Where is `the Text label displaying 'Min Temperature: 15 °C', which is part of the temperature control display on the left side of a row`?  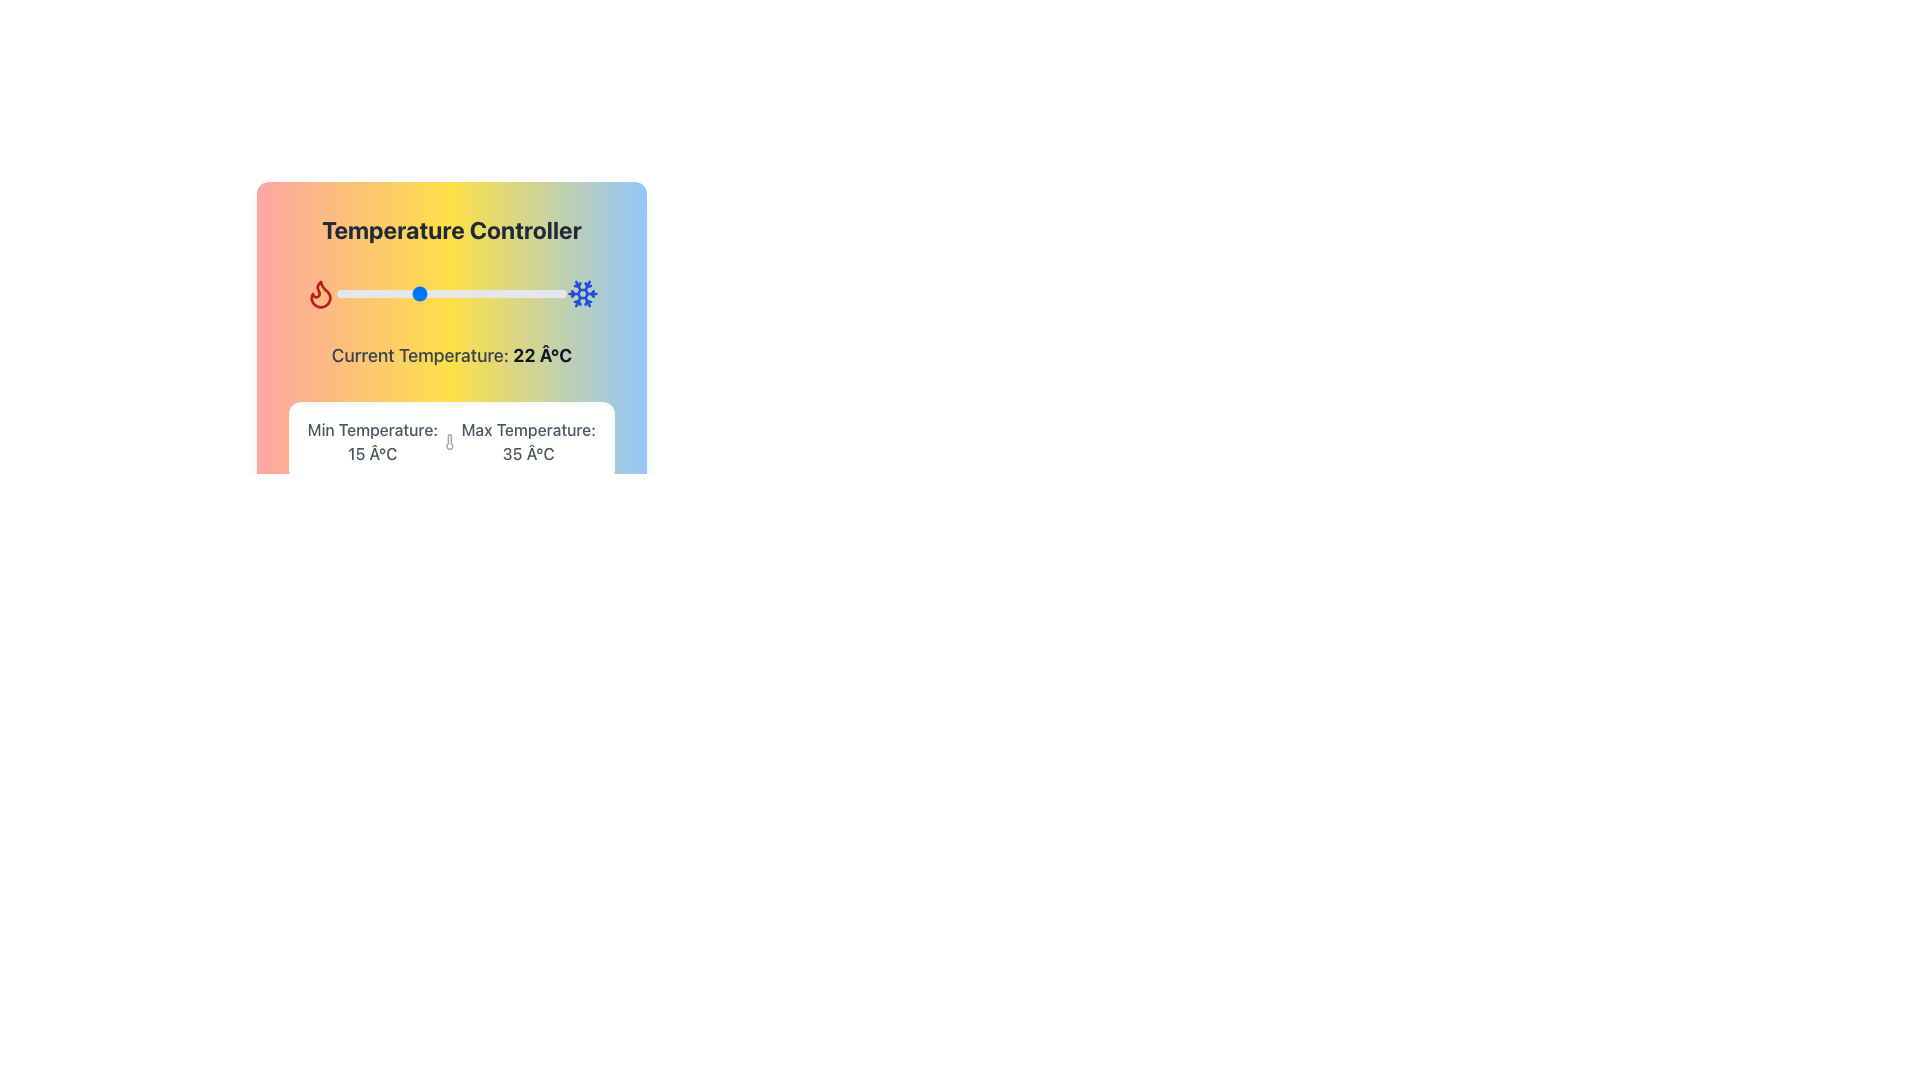 the Text label displaying 'Min Temperature: 15 °C', which is part of the temperature control display on the left side of a row is located at coordinates (372, 441).